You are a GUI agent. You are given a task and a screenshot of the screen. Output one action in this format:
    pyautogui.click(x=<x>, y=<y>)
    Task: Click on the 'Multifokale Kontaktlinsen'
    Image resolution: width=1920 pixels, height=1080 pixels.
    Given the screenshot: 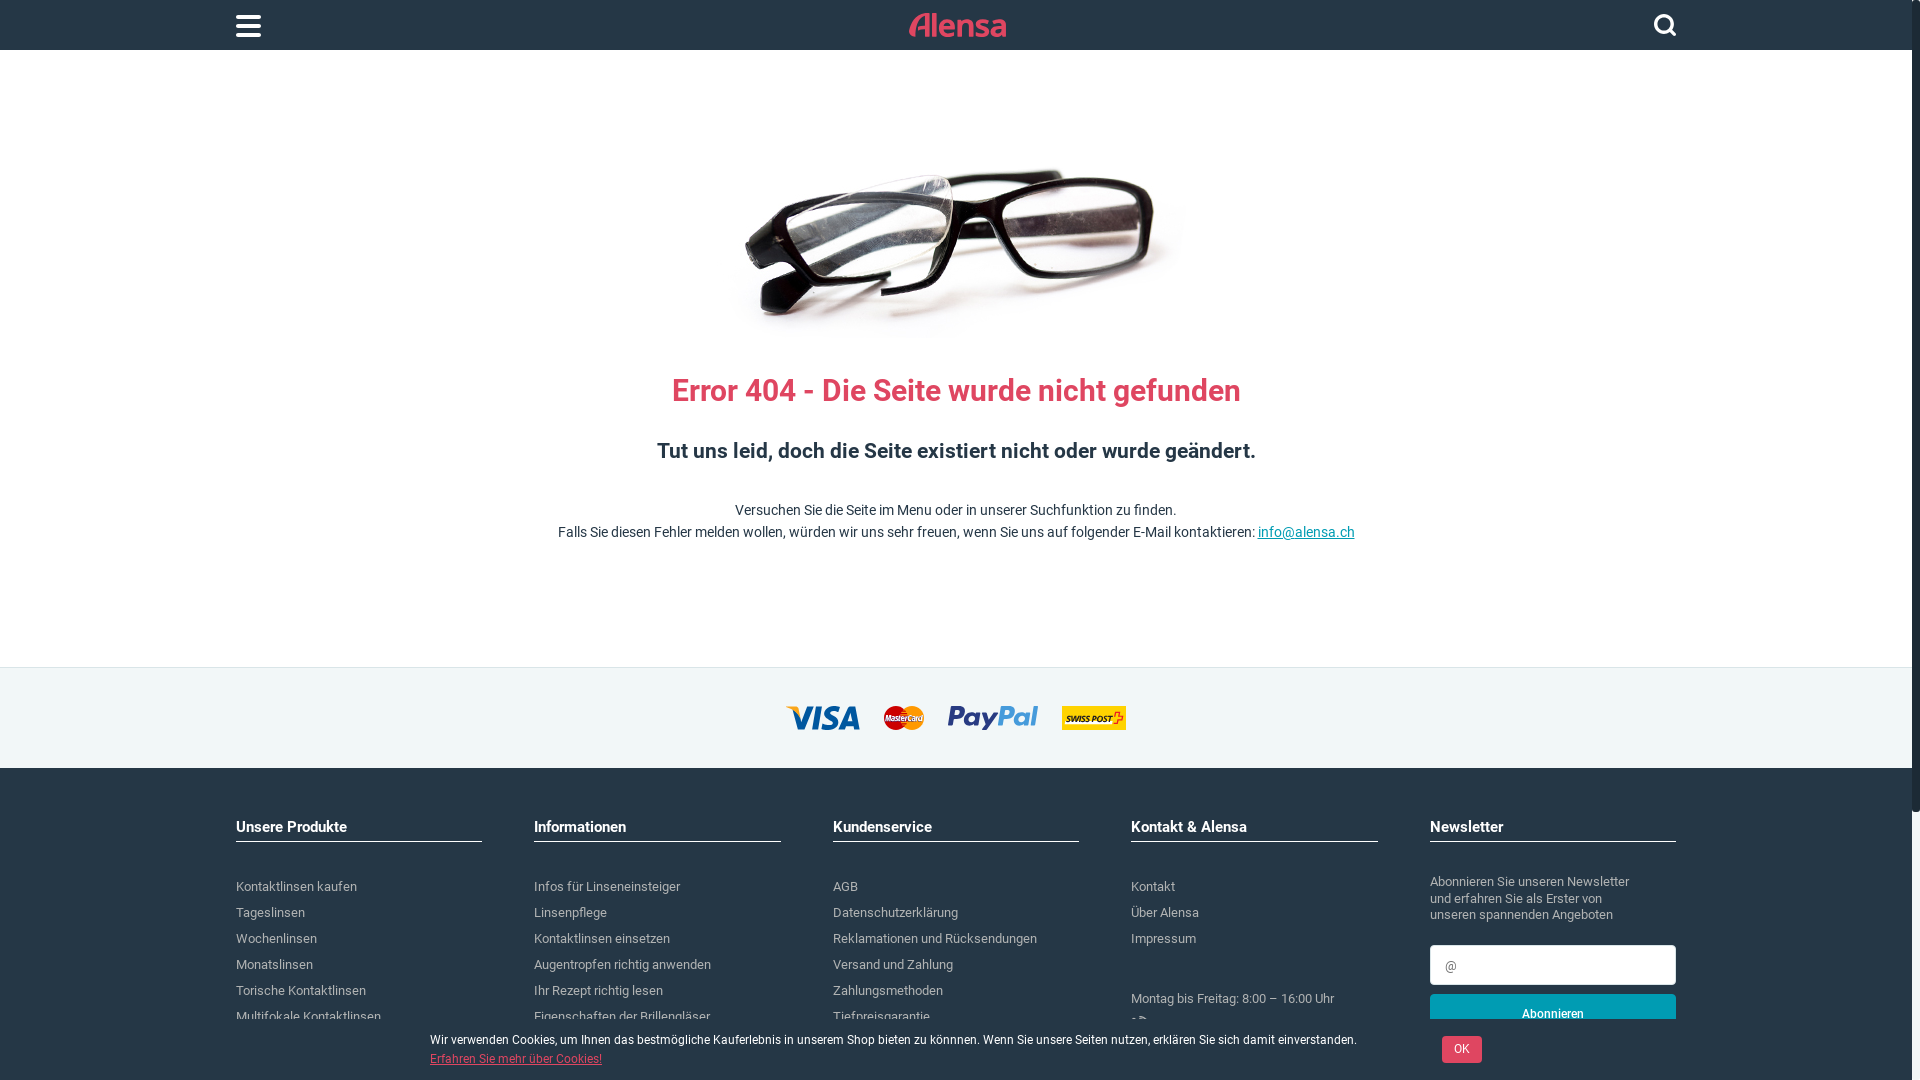 What is the action you would take?
    pyautogui.click(x=307, y=1016)
    